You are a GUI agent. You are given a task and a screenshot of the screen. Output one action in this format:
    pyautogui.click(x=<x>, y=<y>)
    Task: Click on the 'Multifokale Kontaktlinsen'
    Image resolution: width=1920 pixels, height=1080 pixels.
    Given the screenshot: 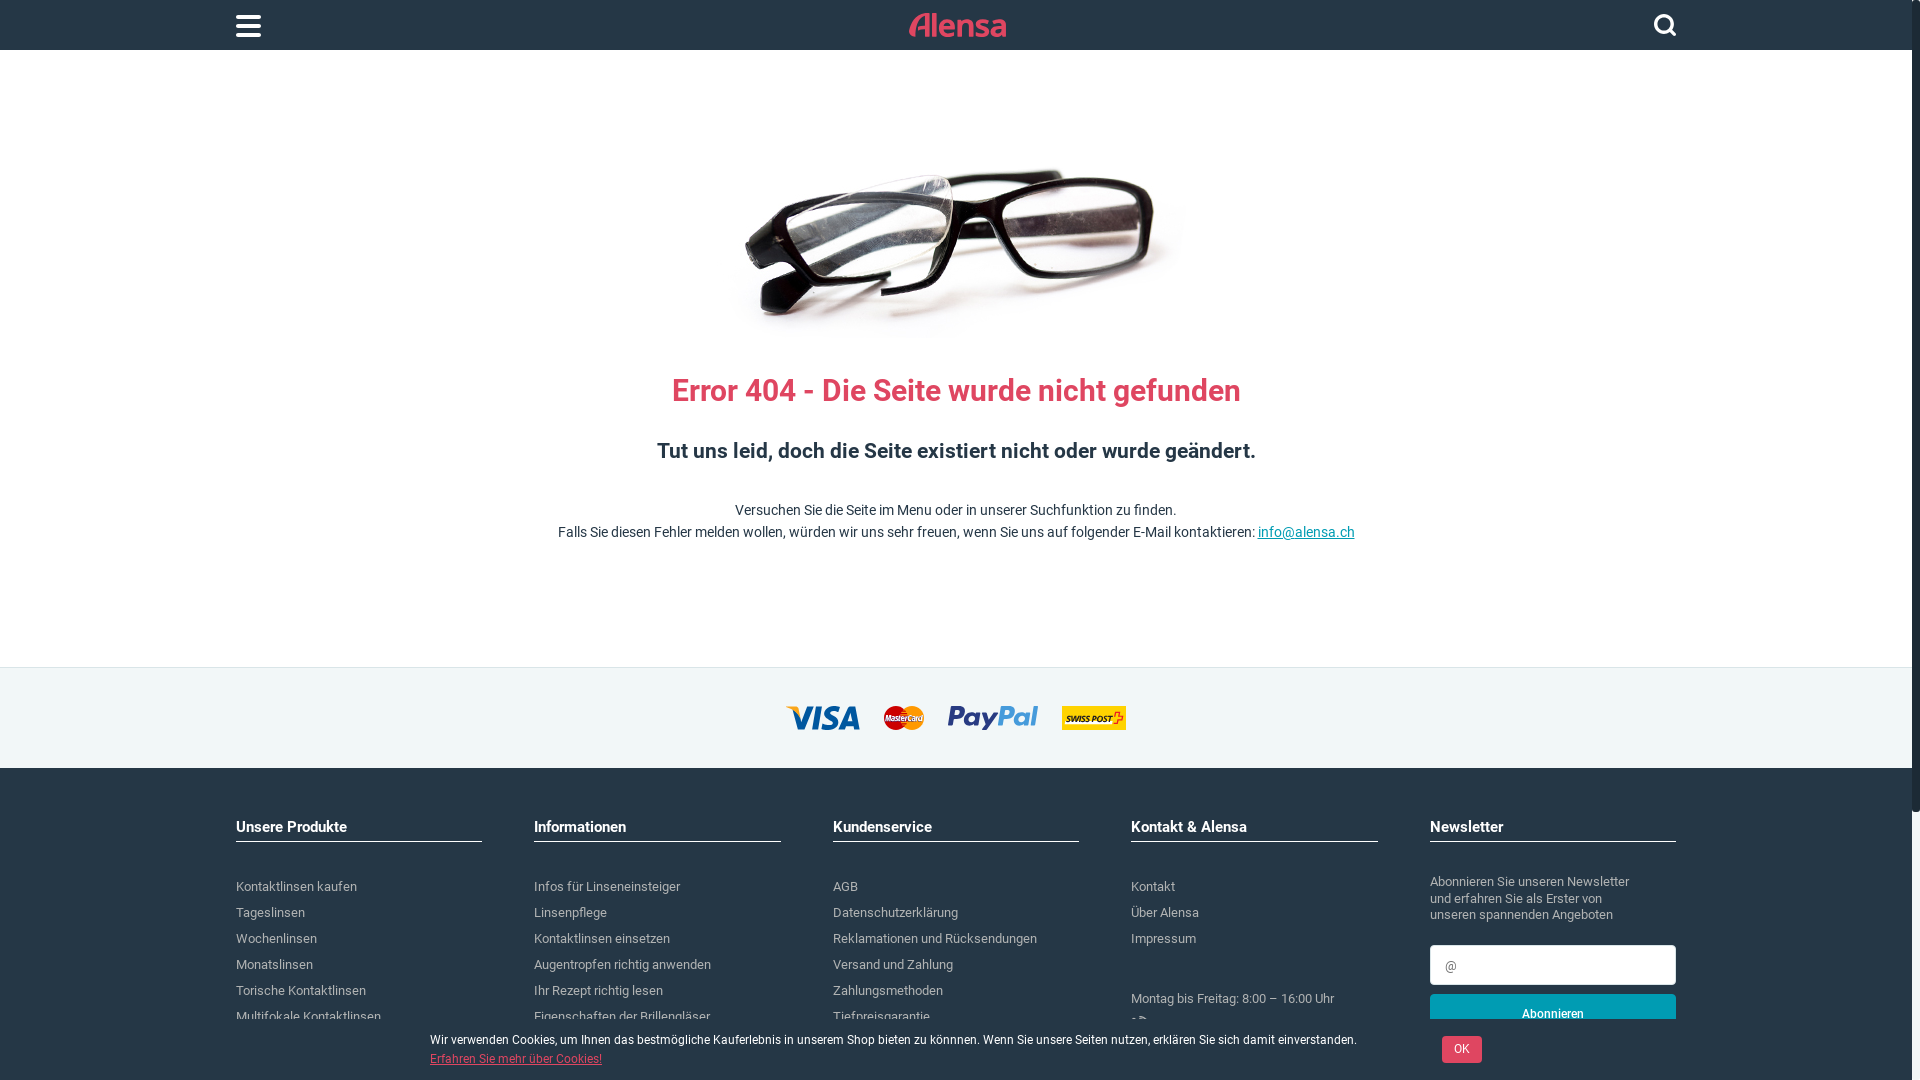 What is the action you would take?
    pyautogui.click(x=307, y=1016)
    